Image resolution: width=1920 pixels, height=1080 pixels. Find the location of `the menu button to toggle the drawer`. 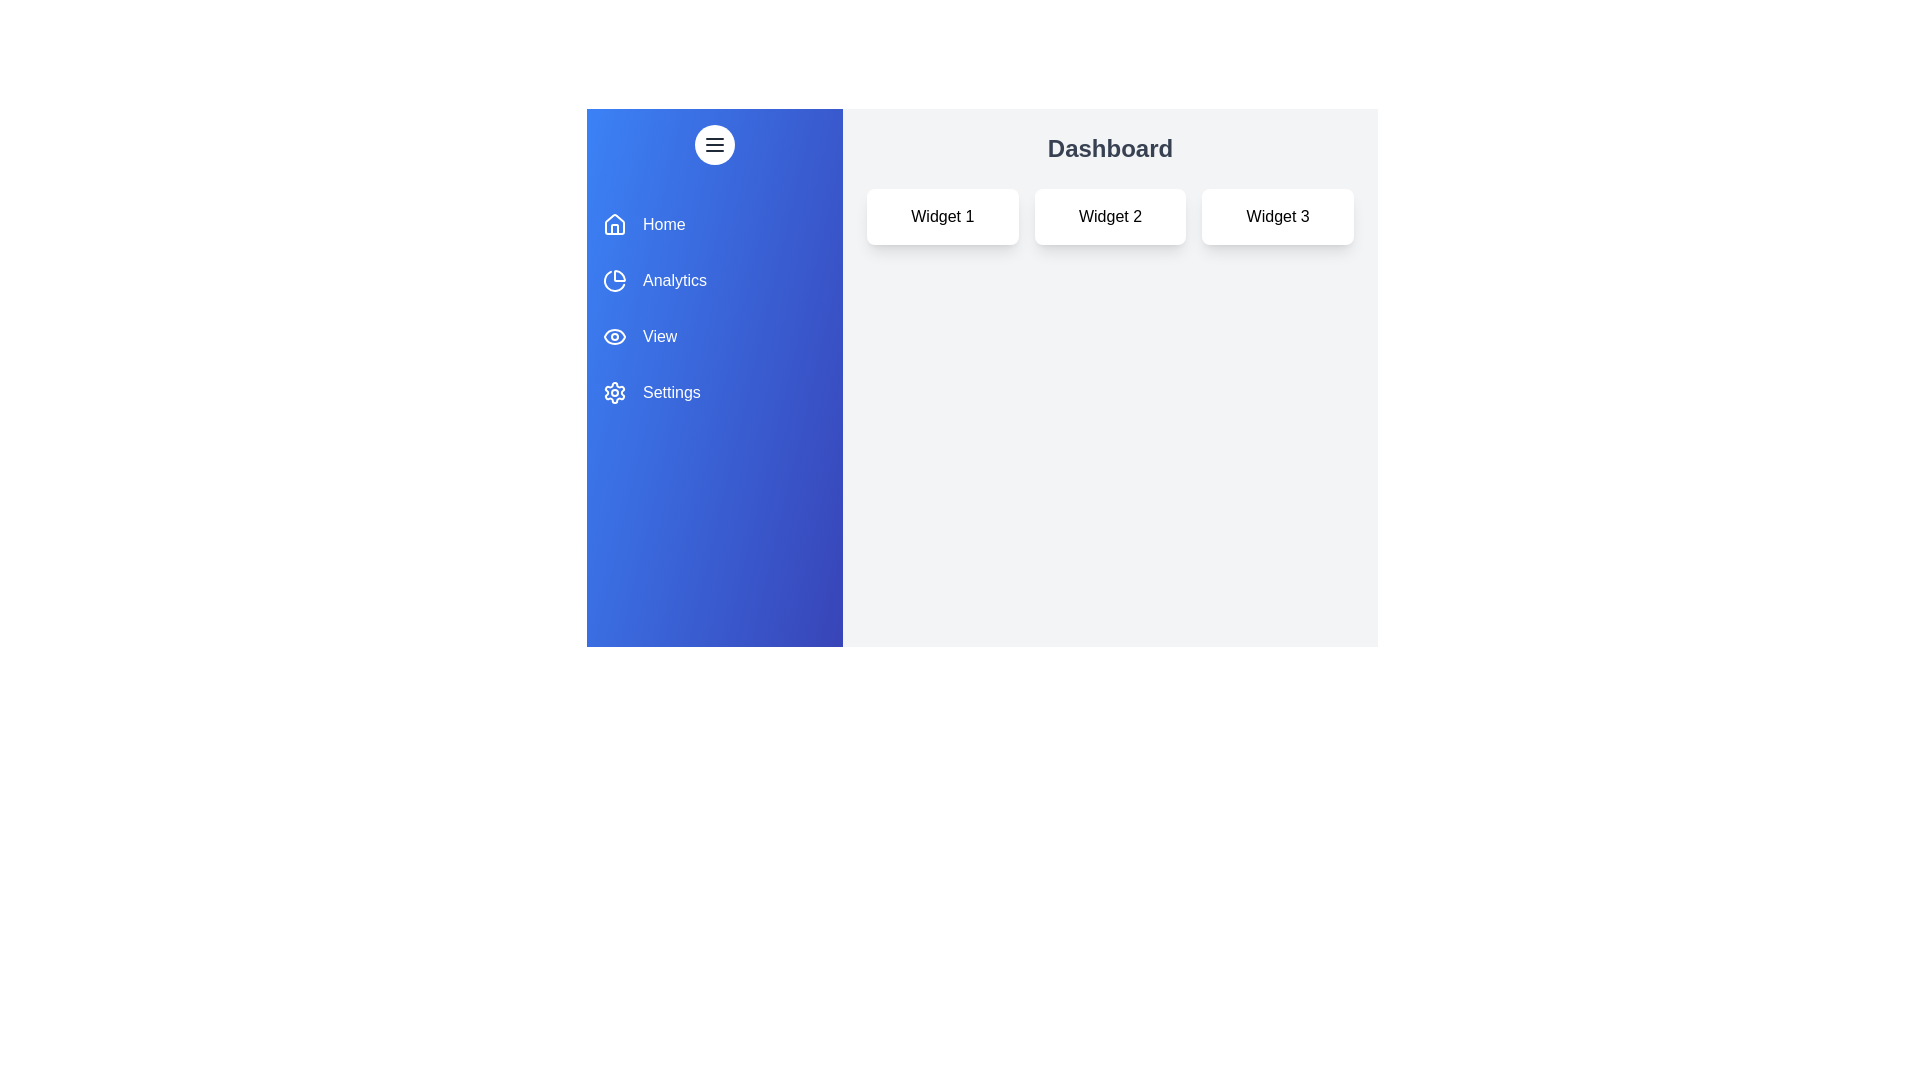

the menu button to toggle the drawer is located at coordinates (715, 144).